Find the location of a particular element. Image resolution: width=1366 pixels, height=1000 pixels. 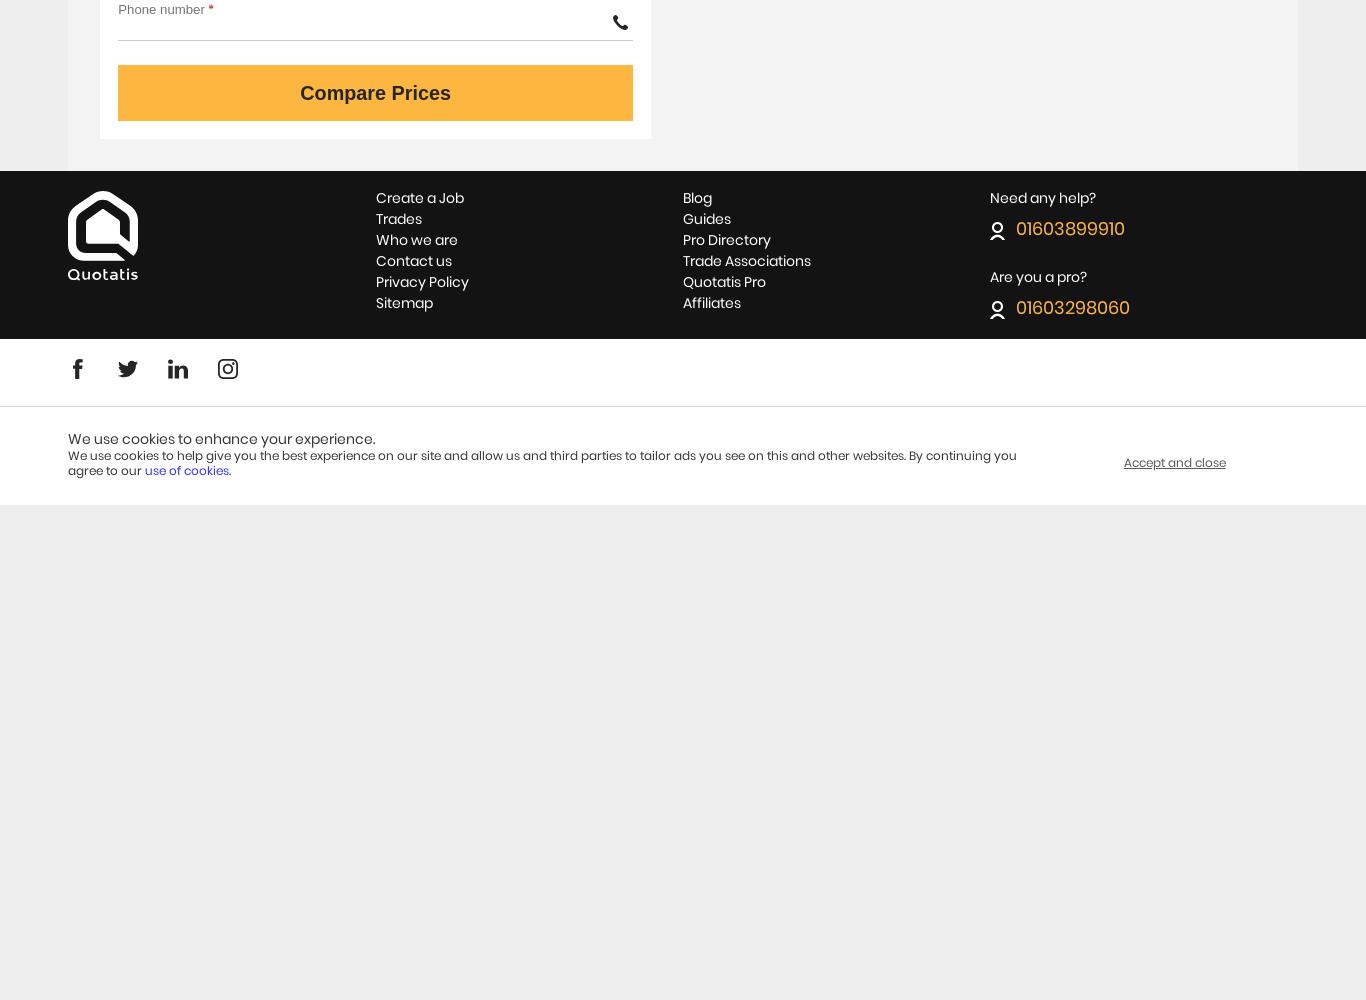

'We use cookies to enhance your experience.' is located at coordinates (220, 438).